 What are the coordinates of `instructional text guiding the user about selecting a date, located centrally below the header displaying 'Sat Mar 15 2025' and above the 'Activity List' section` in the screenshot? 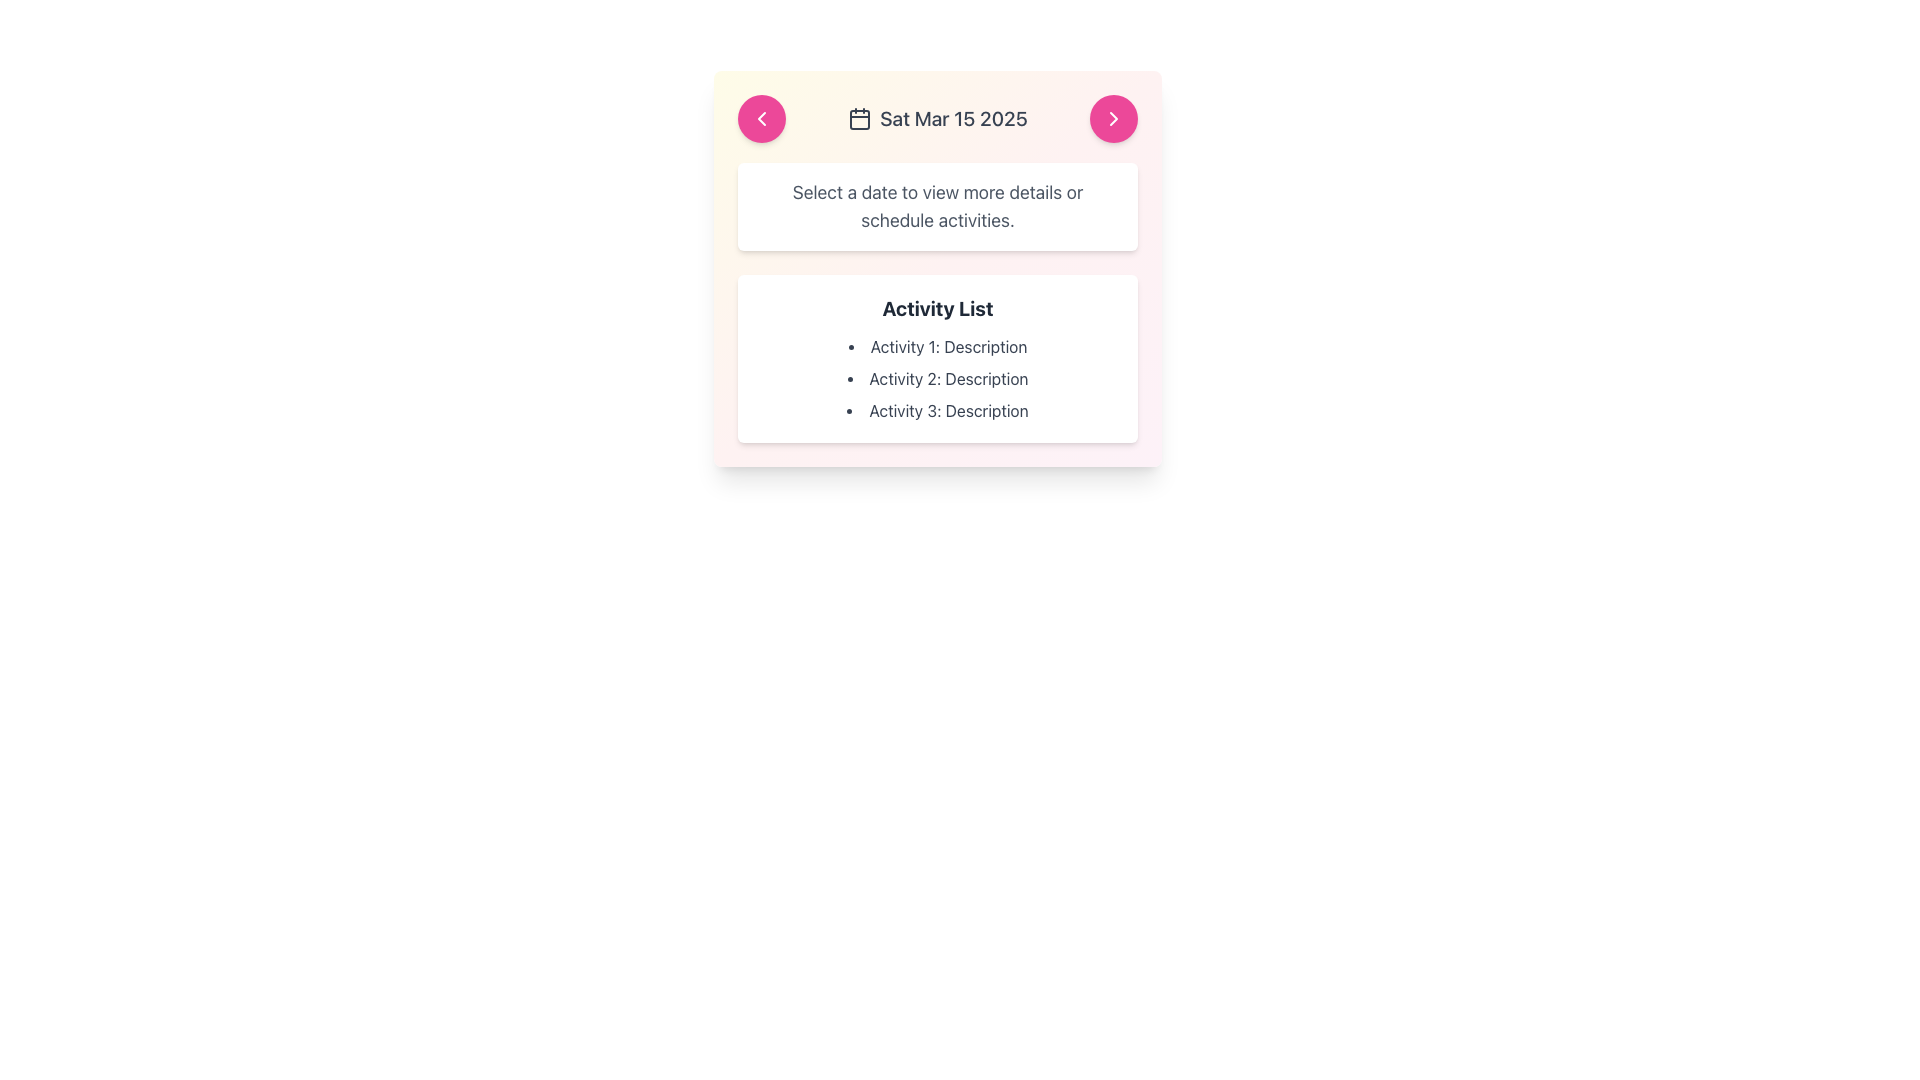 It's located at (936, 207).